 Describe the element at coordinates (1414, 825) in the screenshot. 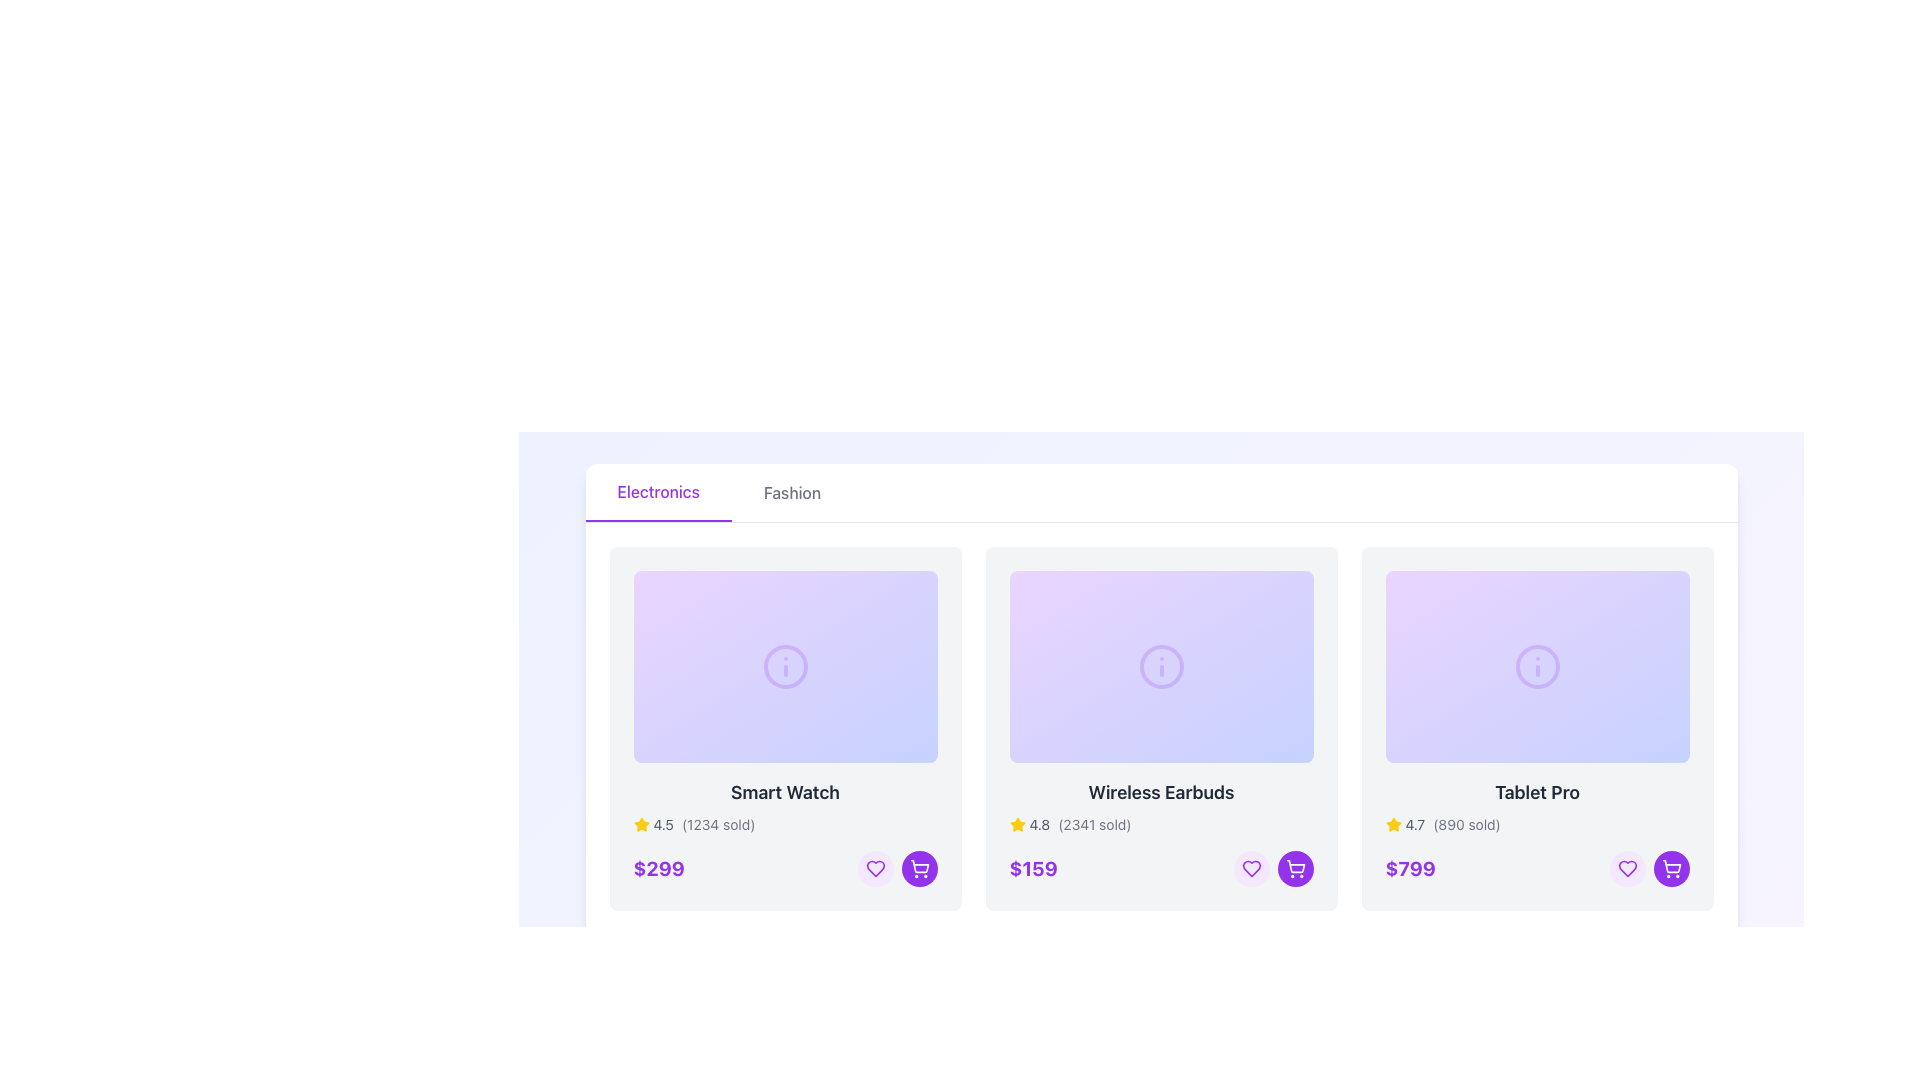

I see `text displayed in the Text Label showing the average user rating of the 'Tablet Pro' product, which is positioned below the product image and adjacent to the yellow star icon and '(890 sold)'` at that location.